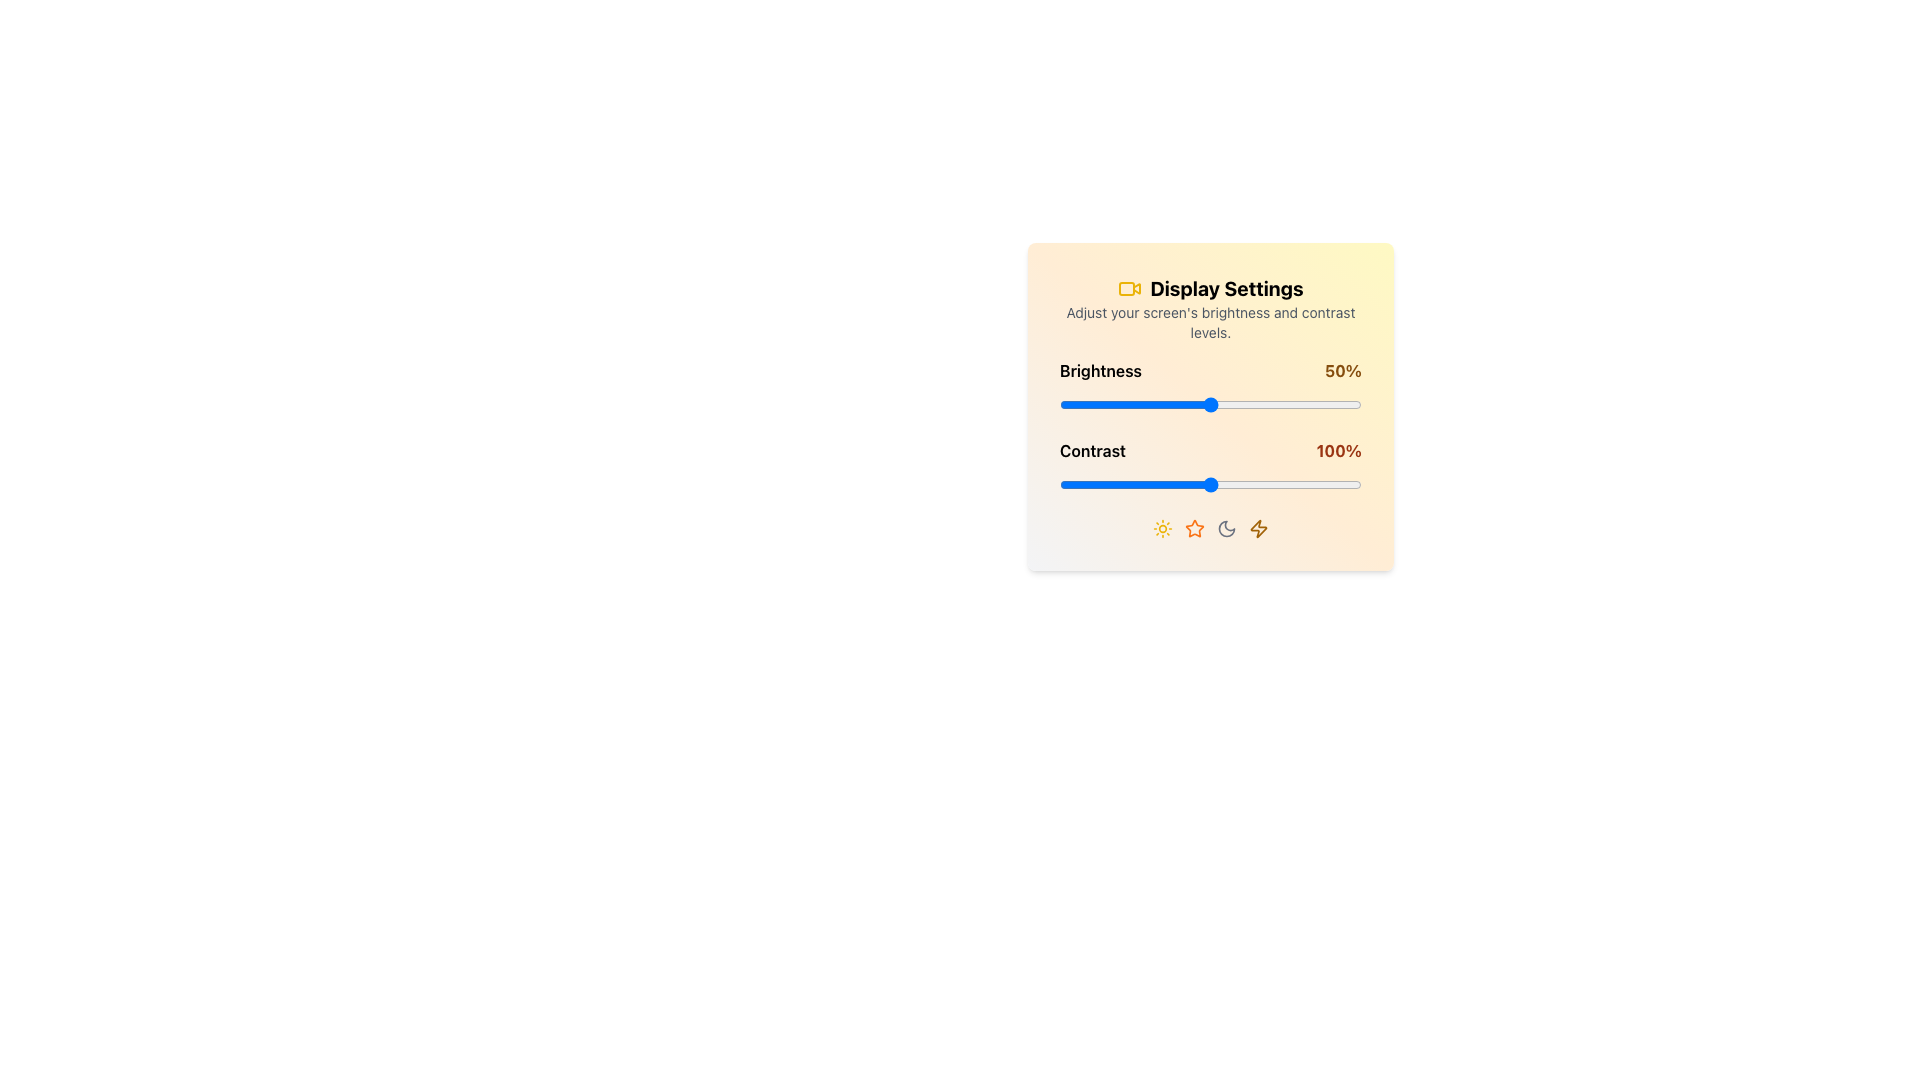 The height and width of the screenshot is (1080, 1920). Describe the element at coordinates (1226, 527) in the screenshot. I see `the moon icon representing night mode or low brightness settings located in the fourth position within a horizontal row of icons at the bottom of the display settings section` at that location.